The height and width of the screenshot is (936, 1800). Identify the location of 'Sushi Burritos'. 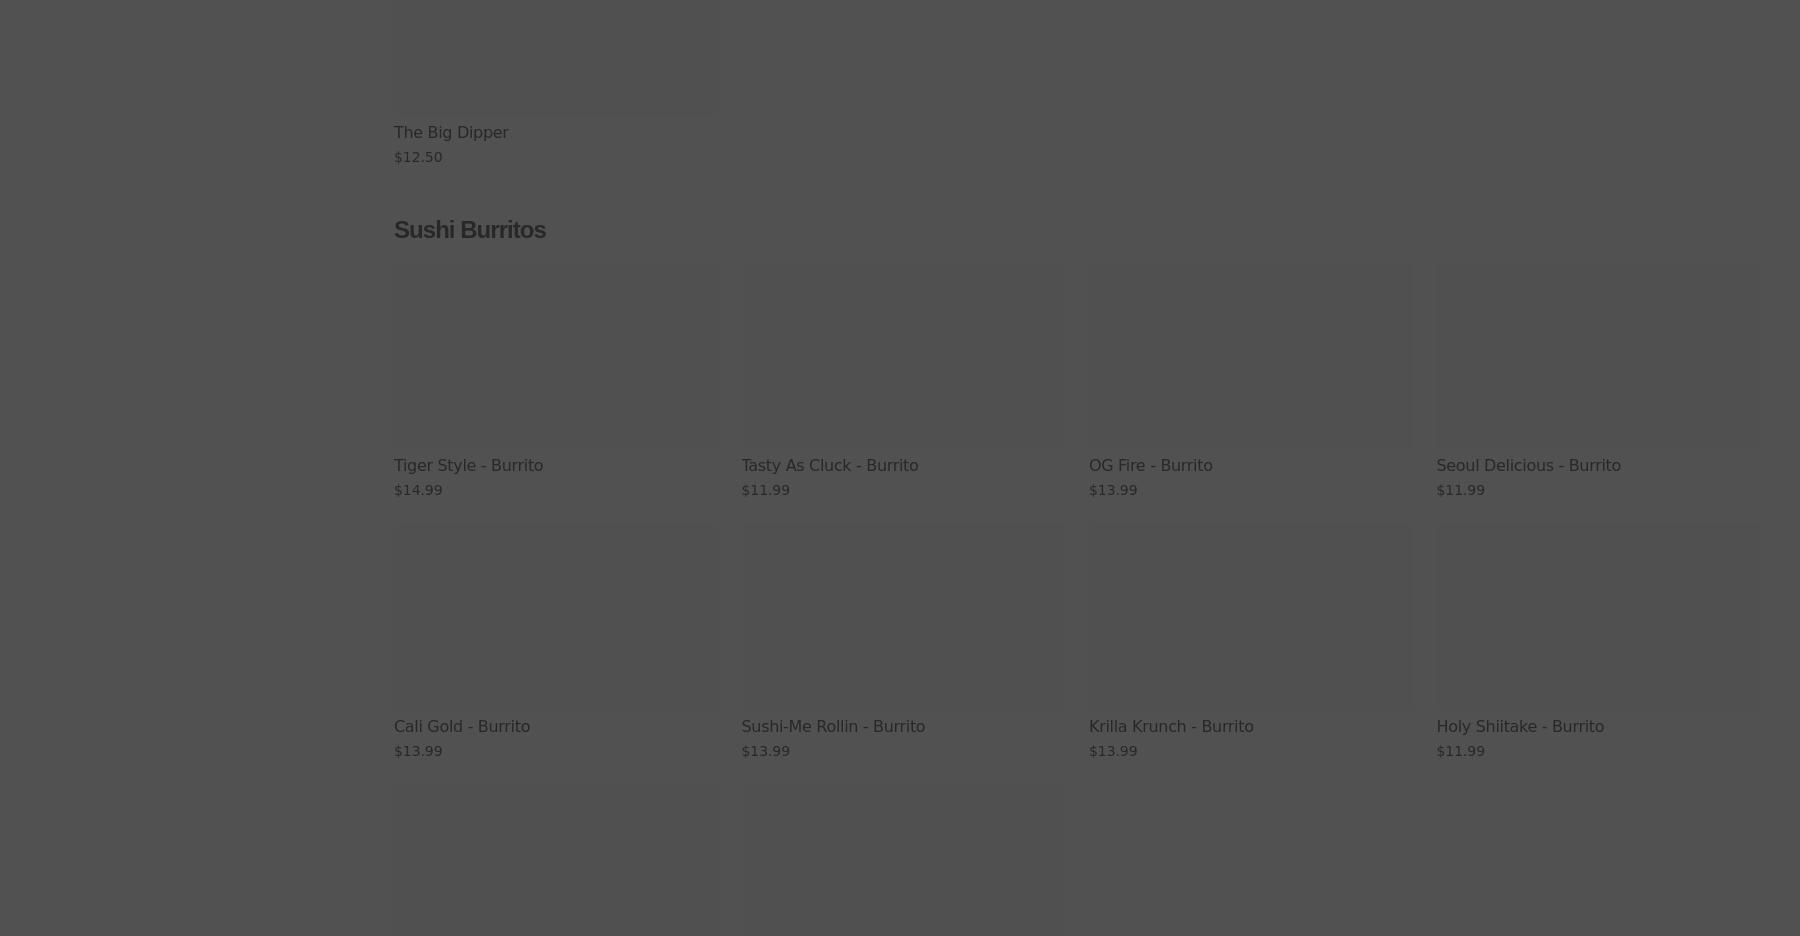
(468, 229).